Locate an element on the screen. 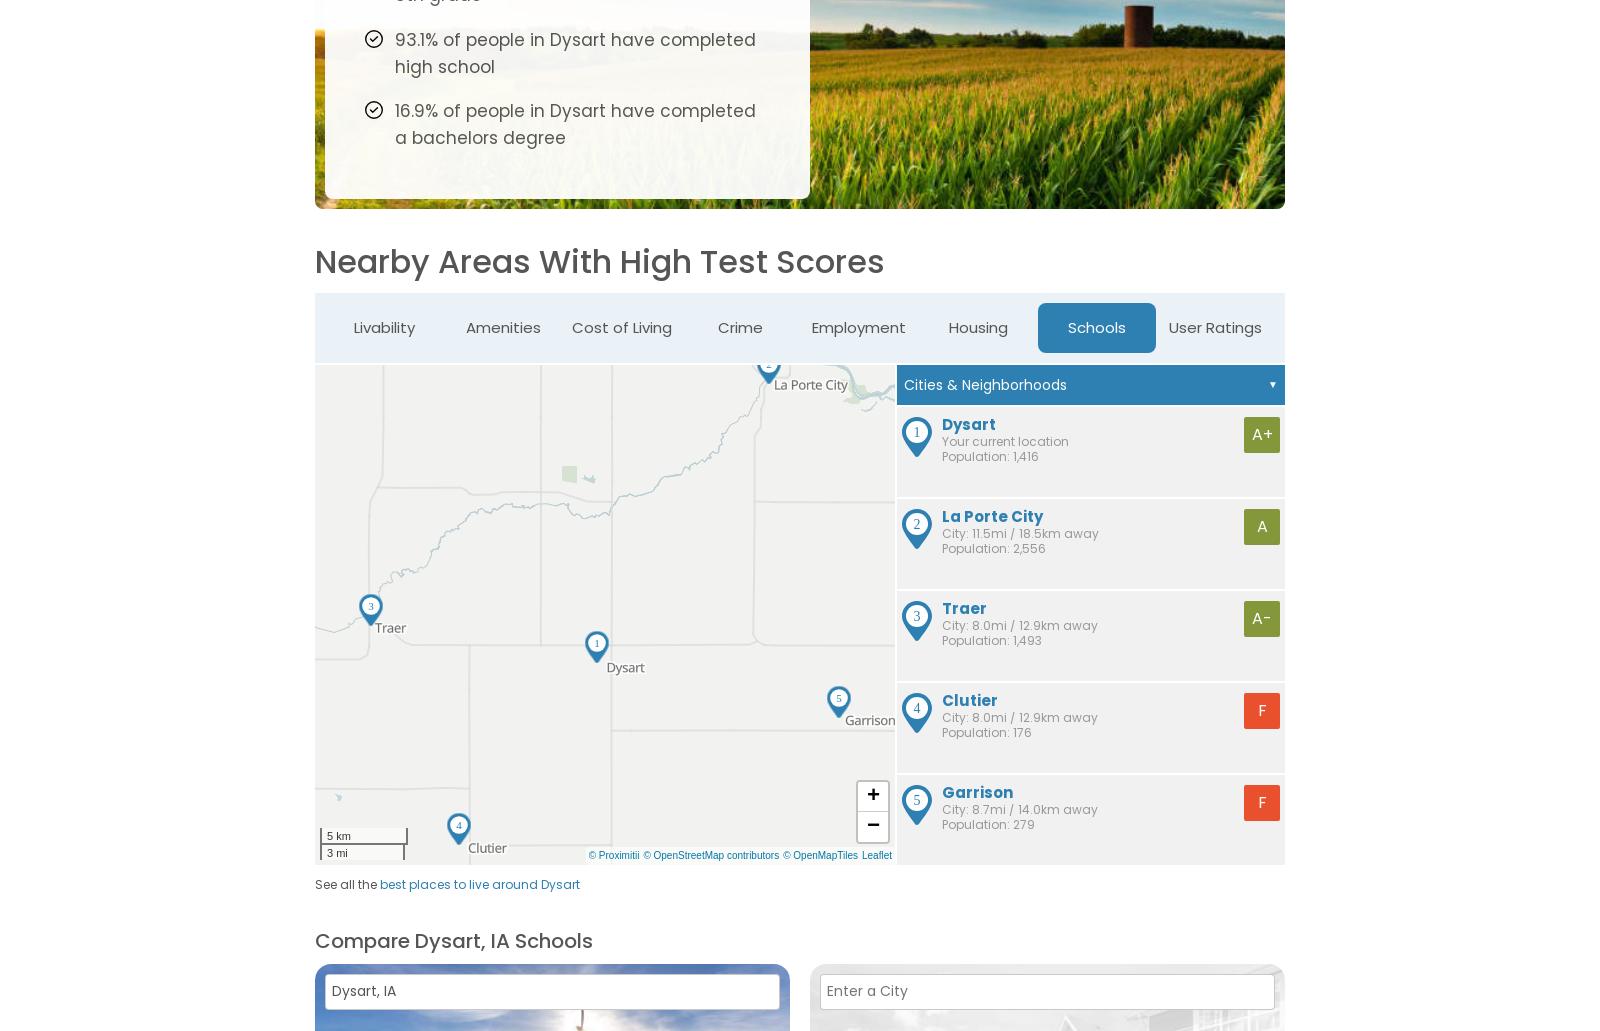  'A' is located at coordinates (1255, 524).